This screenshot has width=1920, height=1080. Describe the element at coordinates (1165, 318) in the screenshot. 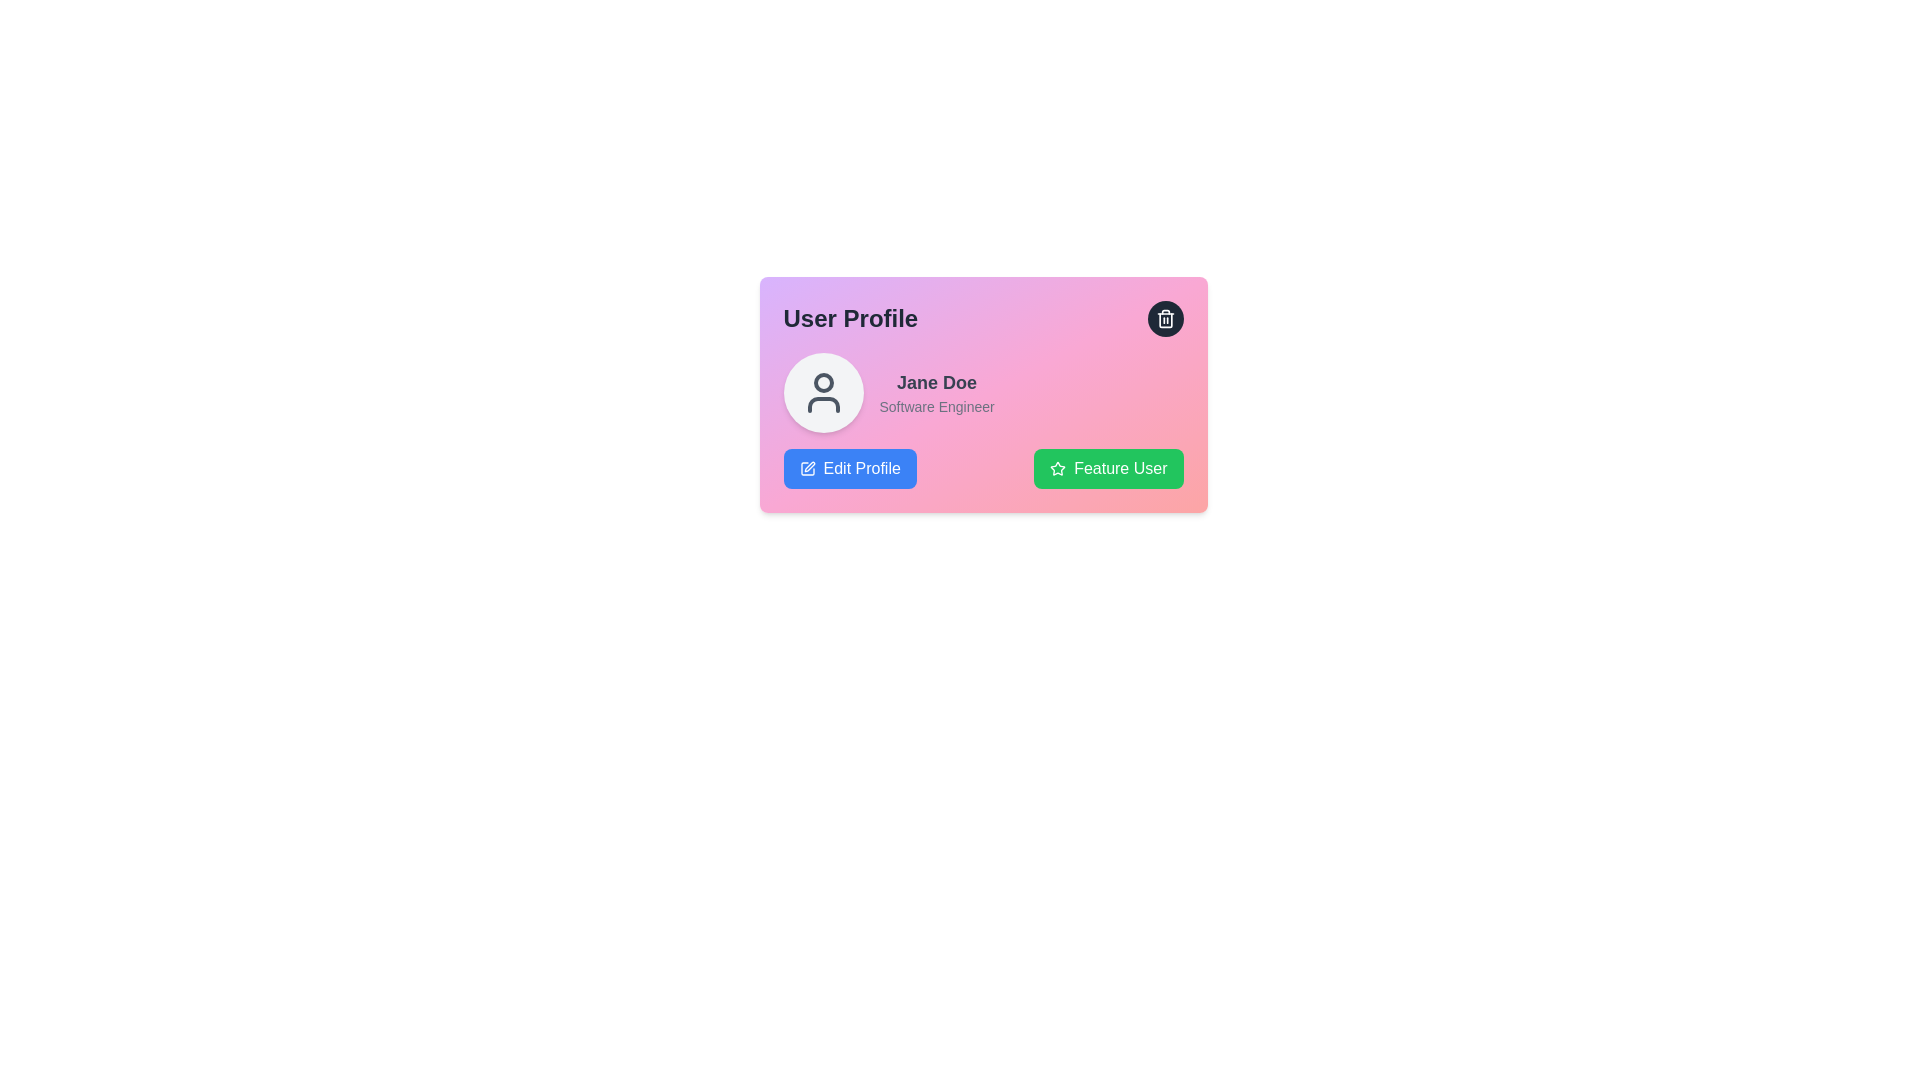

I see `the trash icon button located in the top-right corner of the profile card` at that location.